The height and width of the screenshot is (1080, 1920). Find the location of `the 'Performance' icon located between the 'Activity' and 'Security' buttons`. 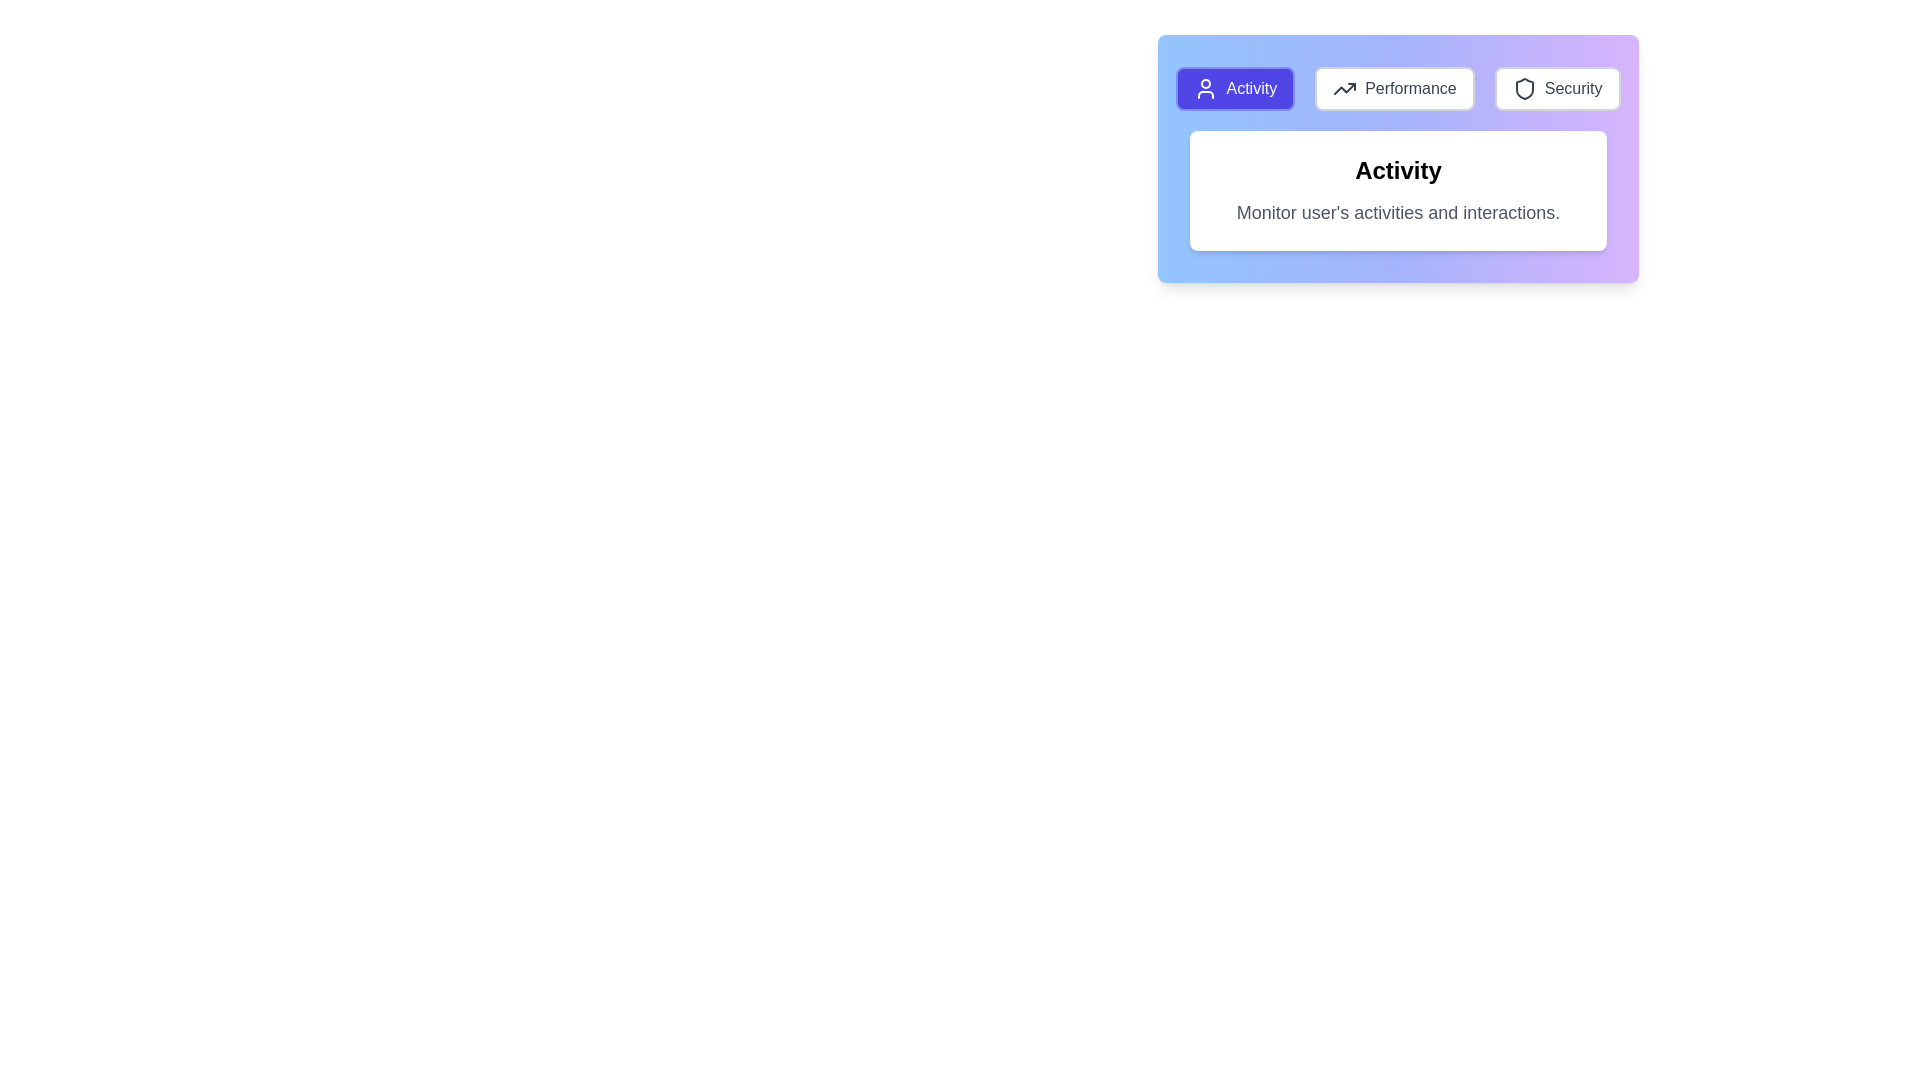

the 'Performance' icon located between the 'Activity' and 'Security' buttons is located at coordinates (1345, 87).